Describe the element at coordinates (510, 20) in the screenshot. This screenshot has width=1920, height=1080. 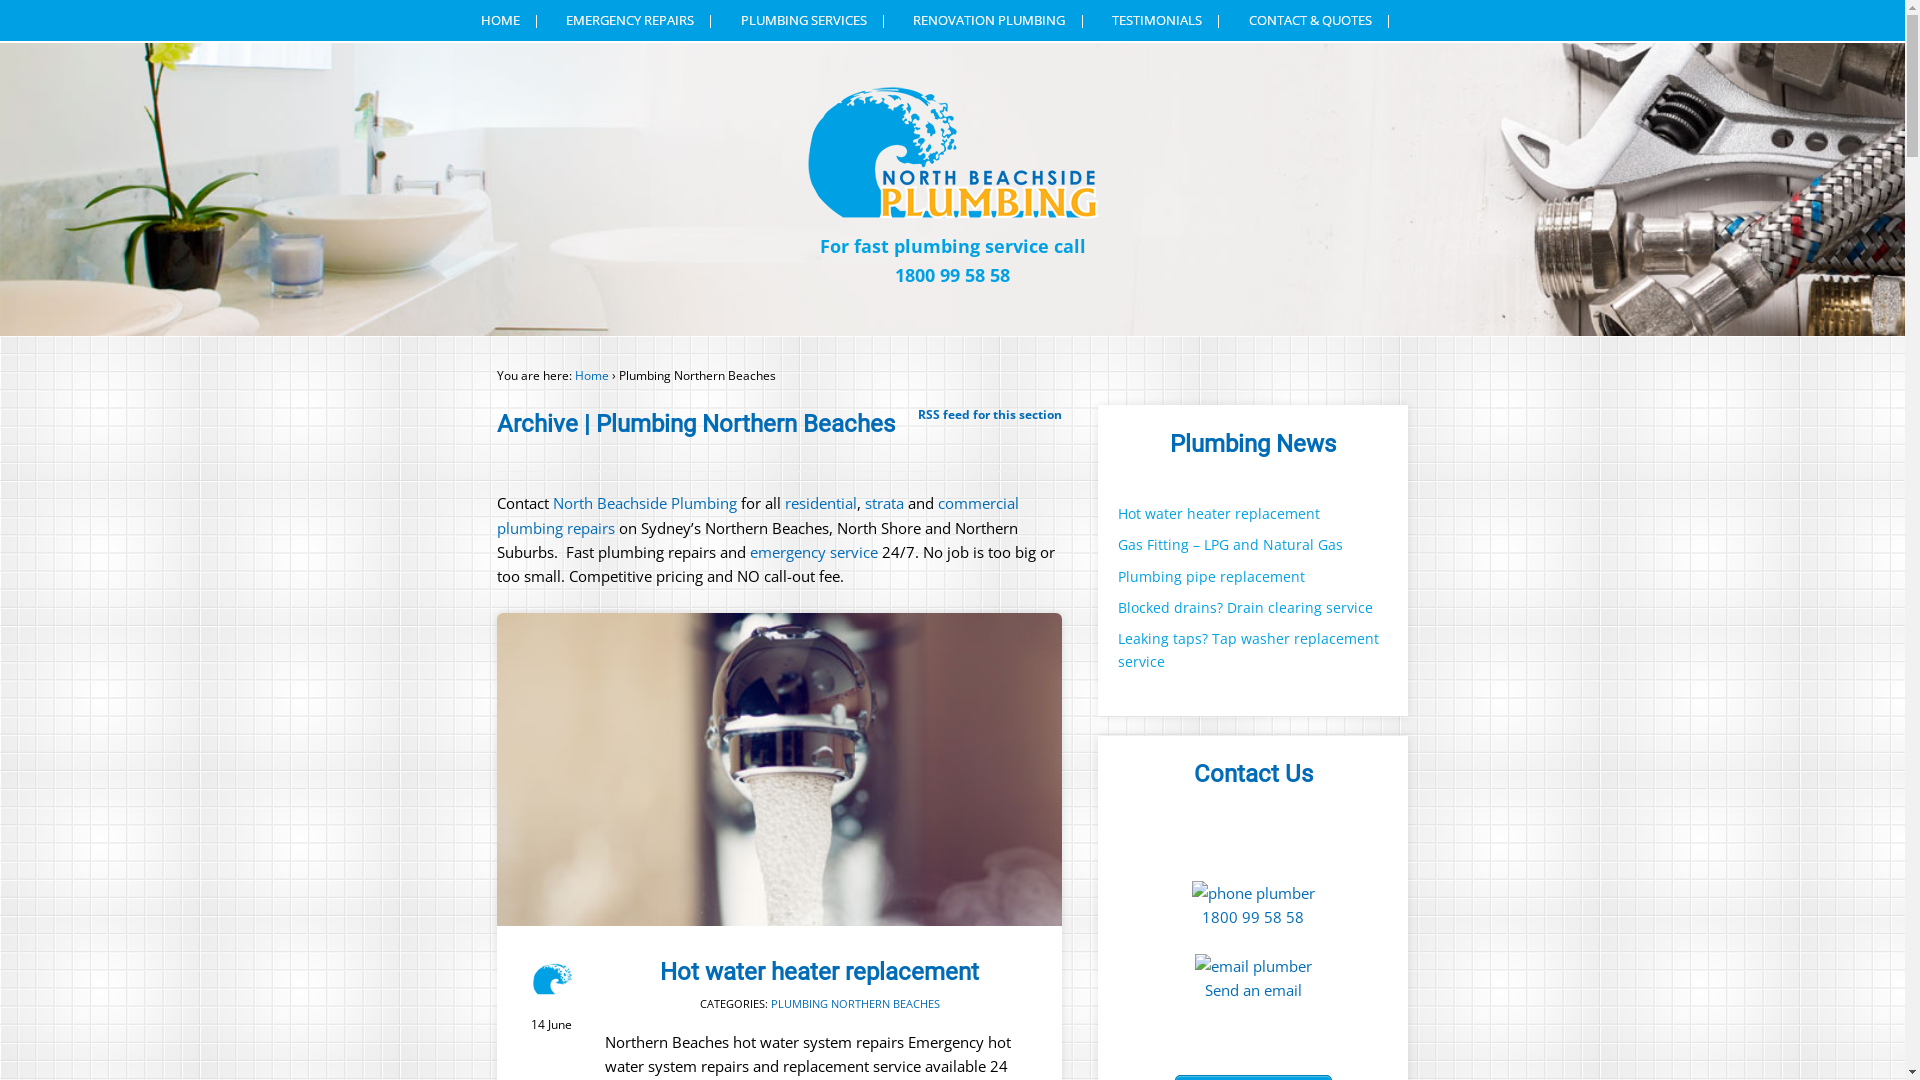
I see `'HOME'` at that location.